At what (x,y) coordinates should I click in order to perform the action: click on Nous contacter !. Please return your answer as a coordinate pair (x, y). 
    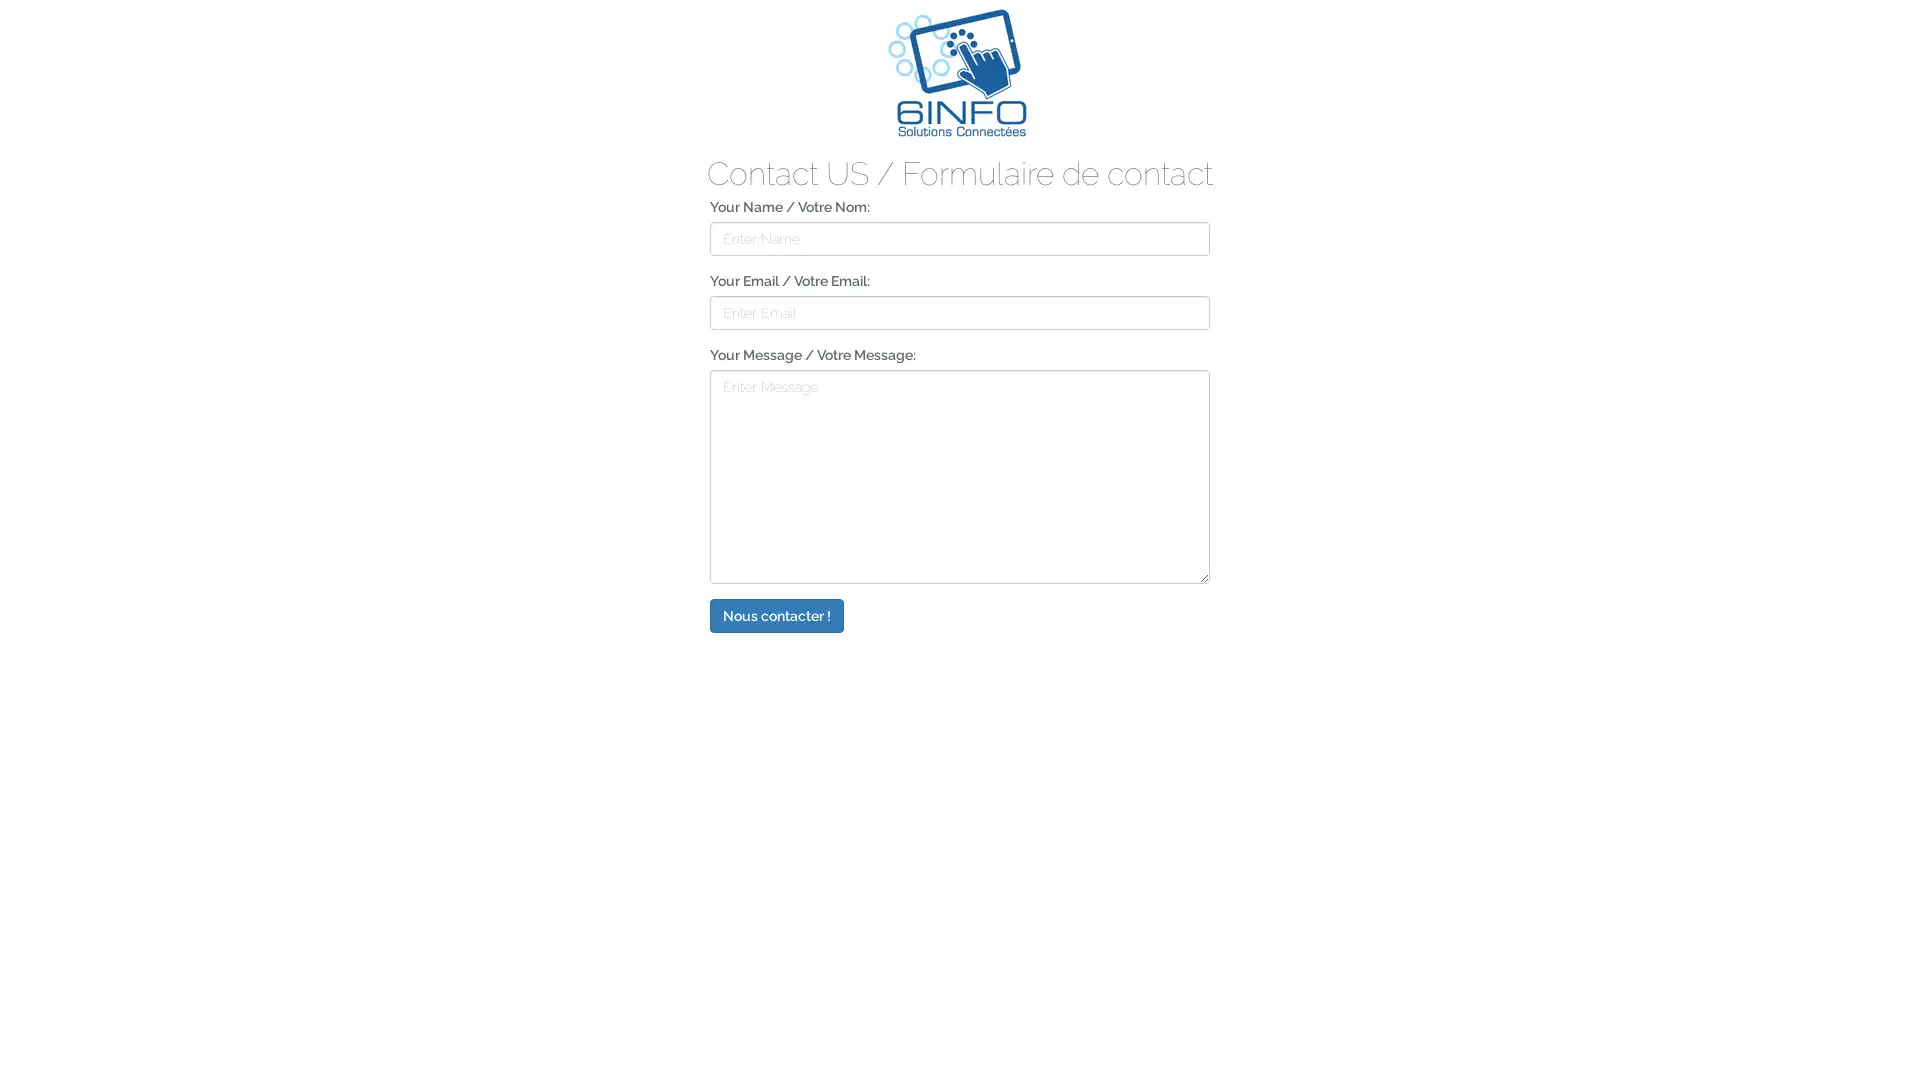
    Looking at the image, I should click on (776, 613).